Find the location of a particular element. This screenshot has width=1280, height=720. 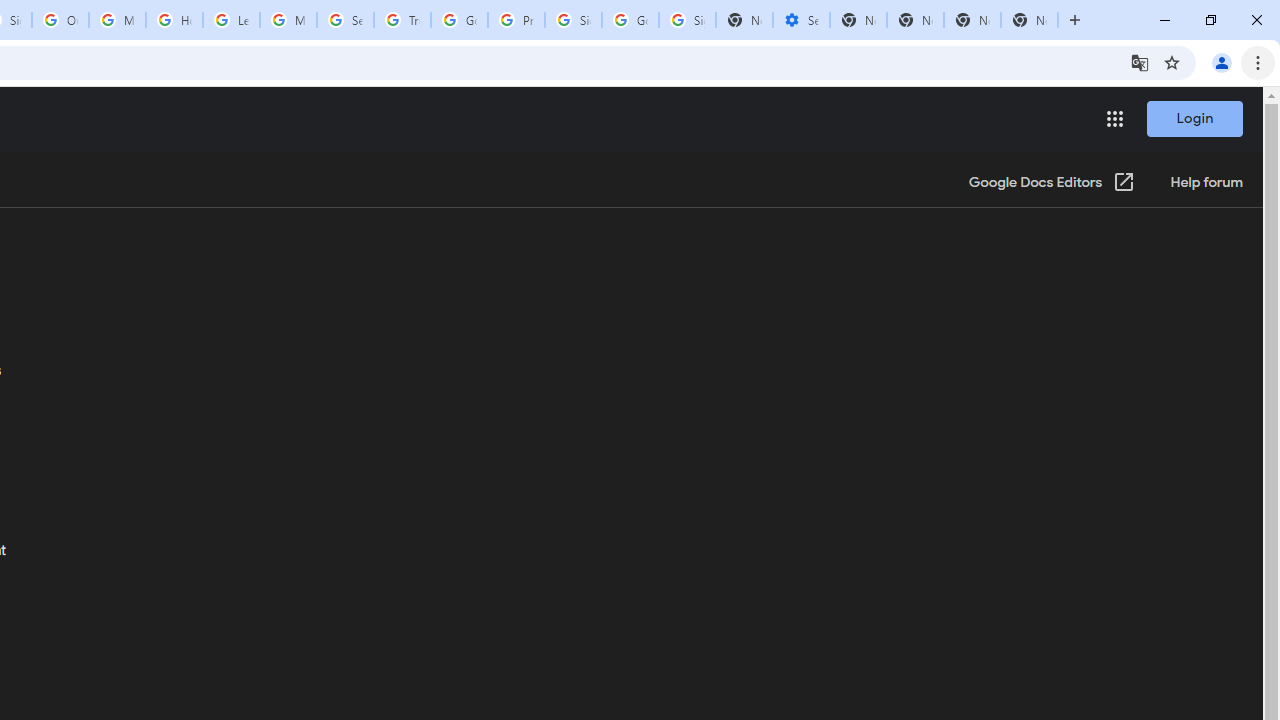

'Translate this page' is located at coordinates (1139, 61).